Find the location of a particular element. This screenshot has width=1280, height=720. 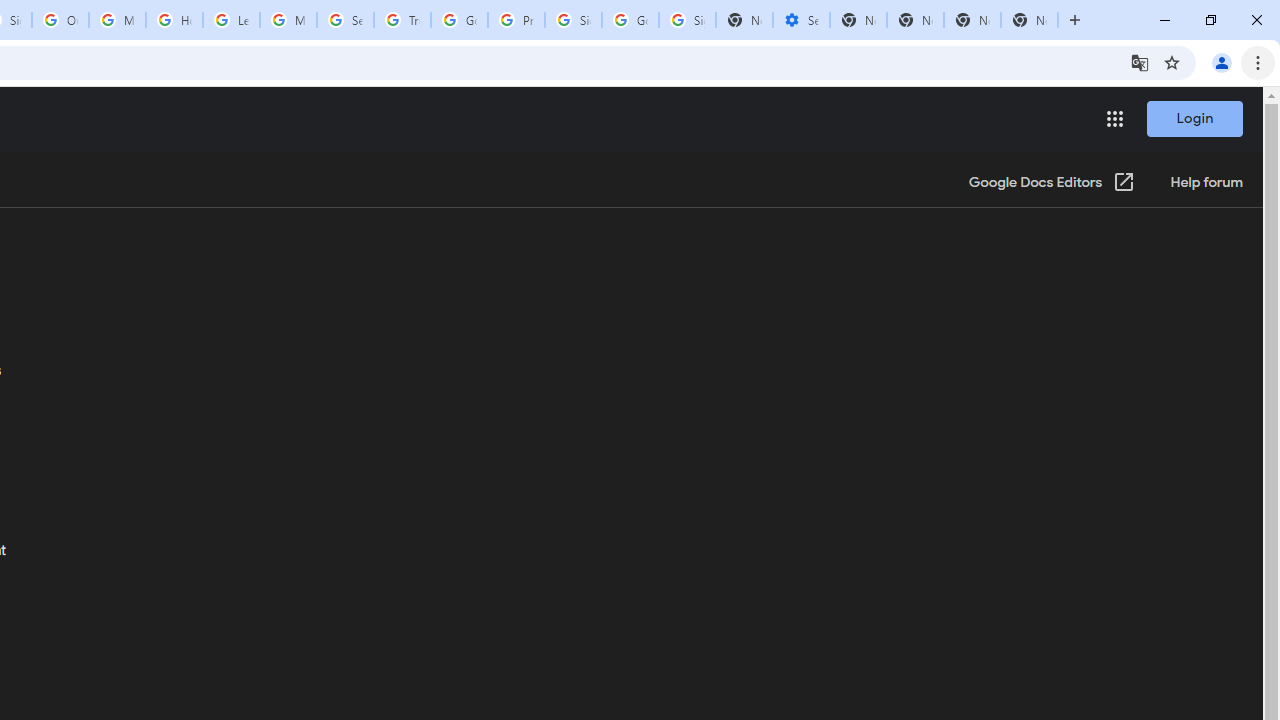

'Translate this page' is located at coordinates (1139, 61).